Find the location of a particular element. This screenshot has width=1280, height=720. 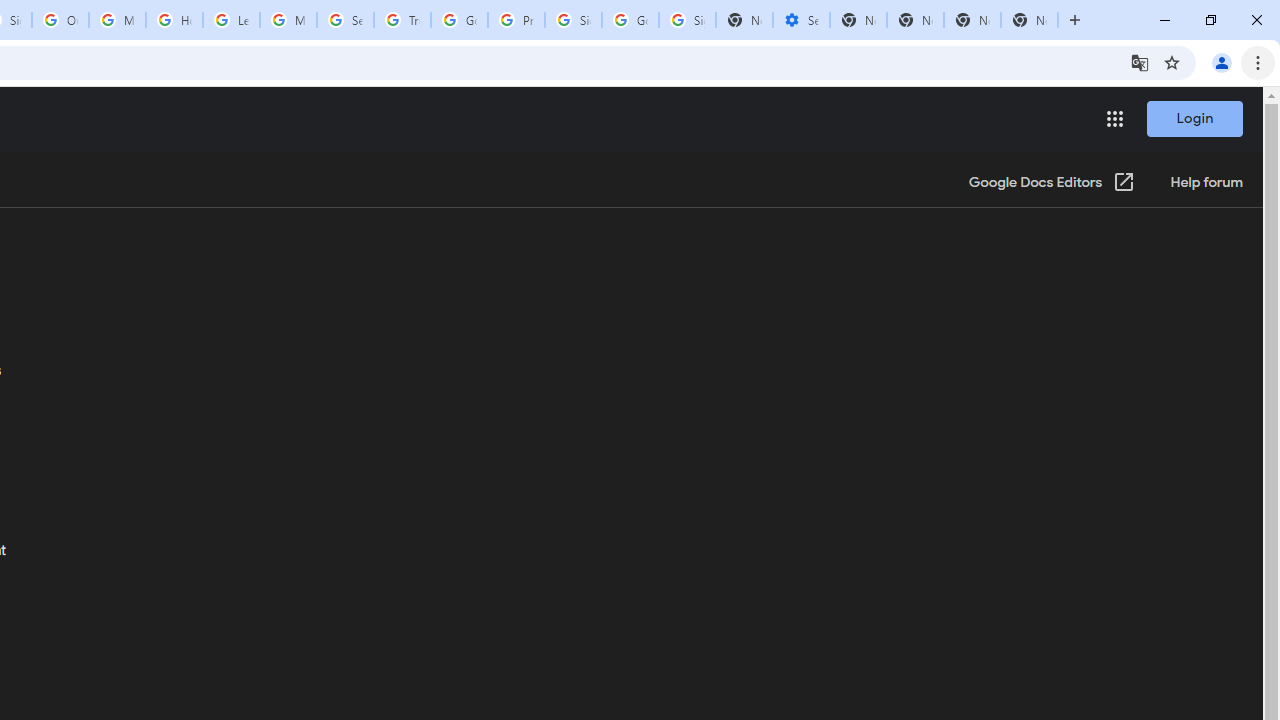

'Translate this page' is located at coordinates (1139, 61).